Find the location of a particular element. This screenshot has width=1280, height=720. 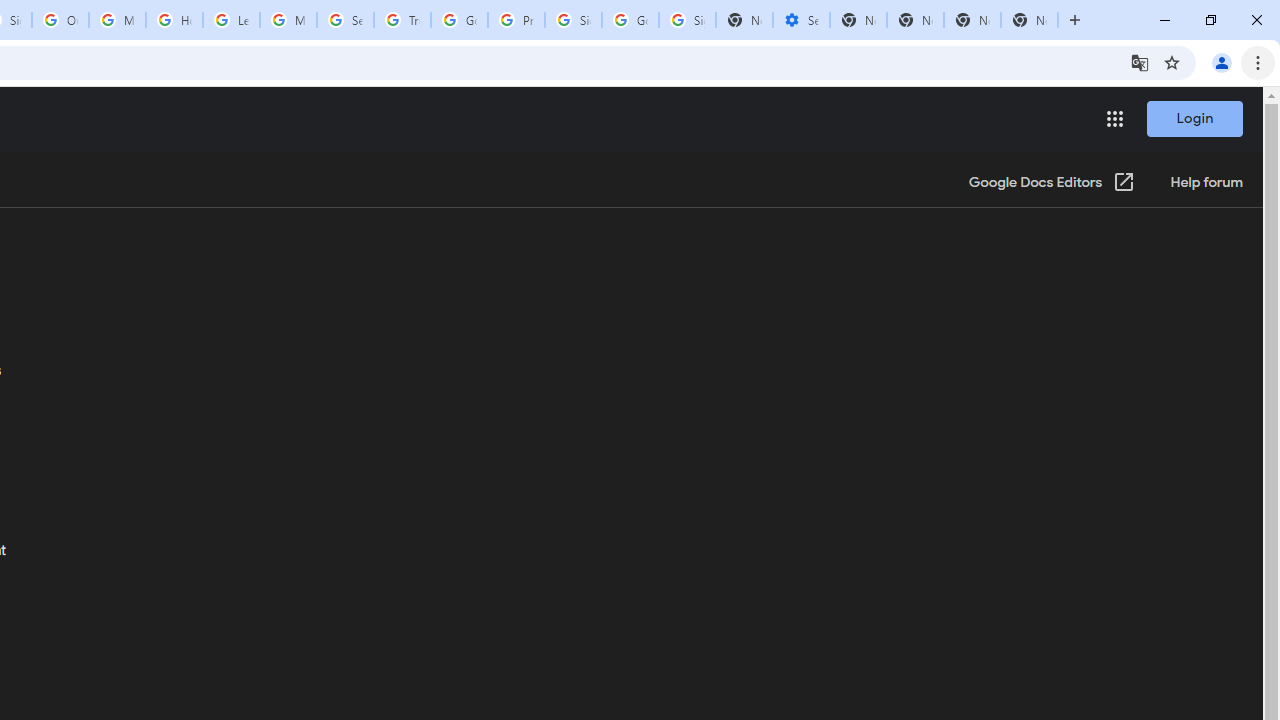

'Translate this page' is located at coordinates (1139, 61).